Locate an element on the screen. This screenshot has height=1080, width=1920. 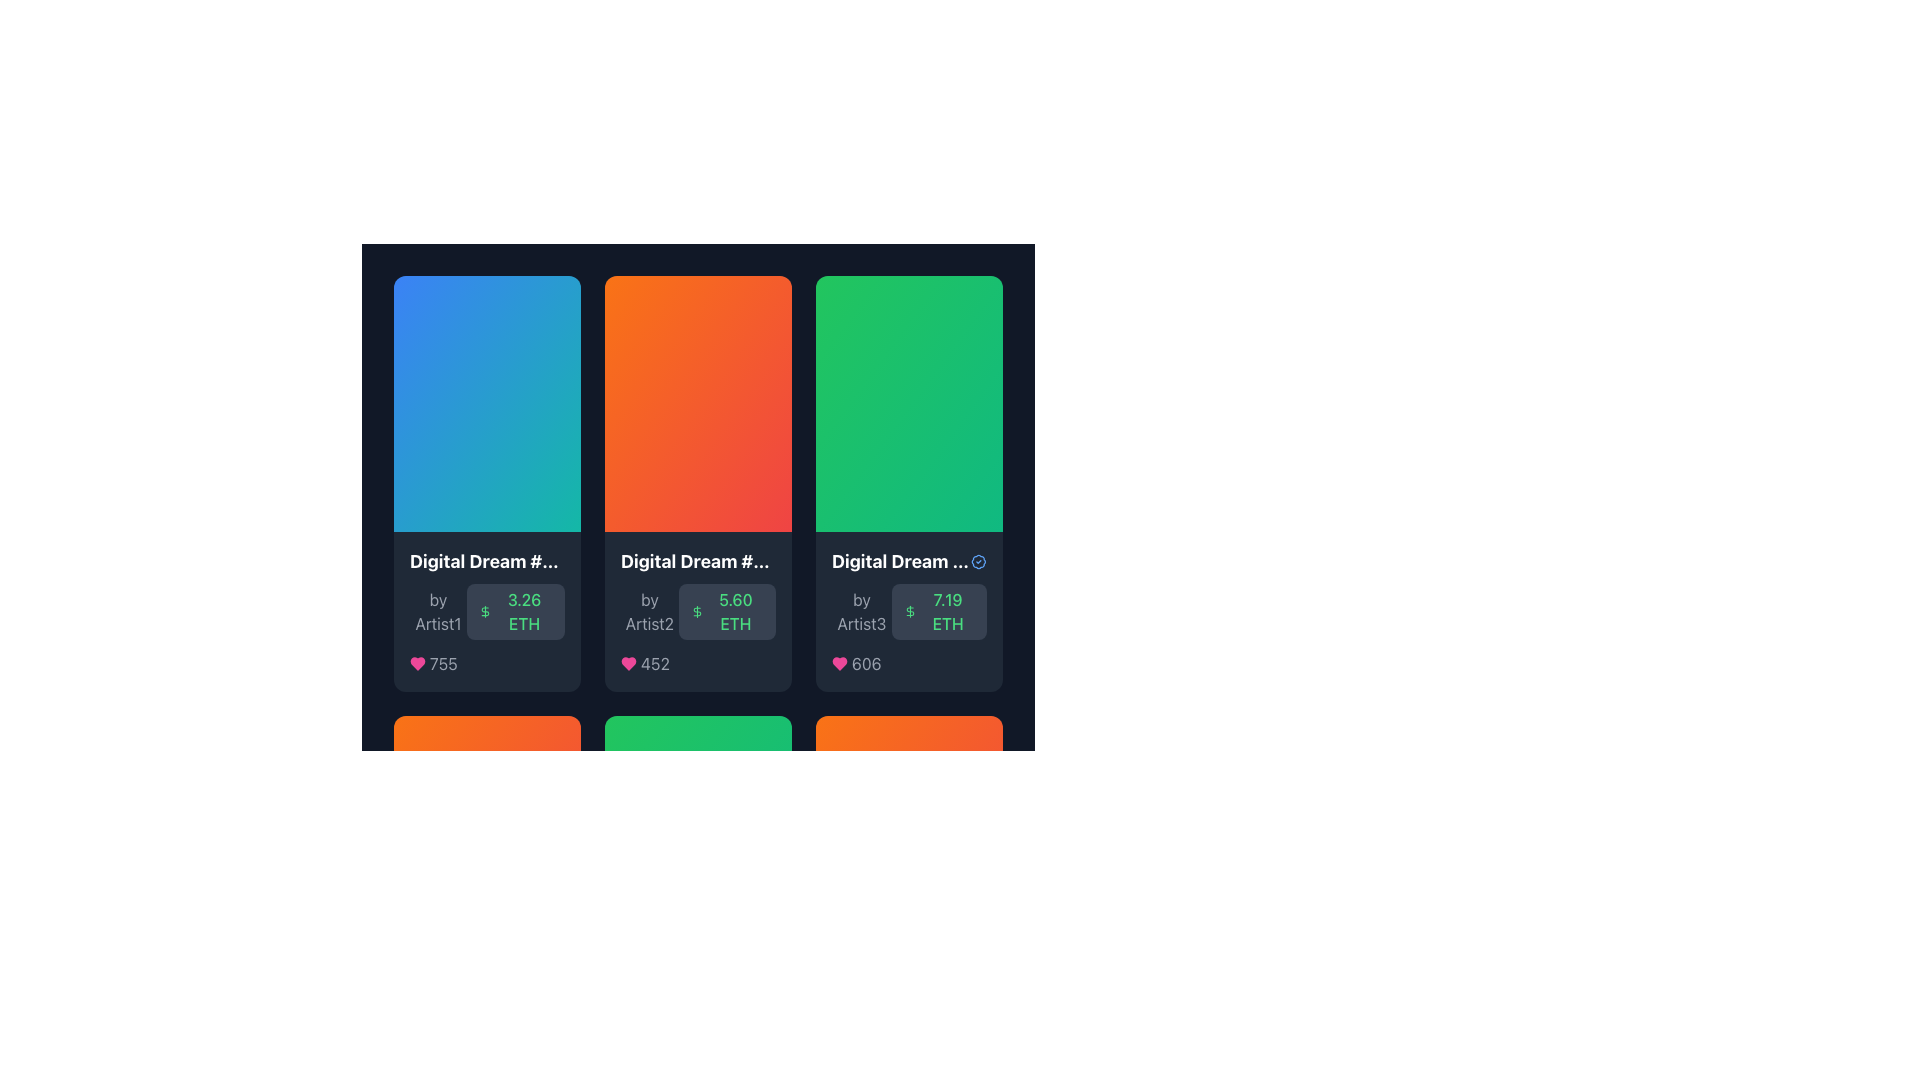
text label displaying 'by Artist3' located at the top left of the card, above the price text '7.19 ETH' is located at coordinates (861, 611).